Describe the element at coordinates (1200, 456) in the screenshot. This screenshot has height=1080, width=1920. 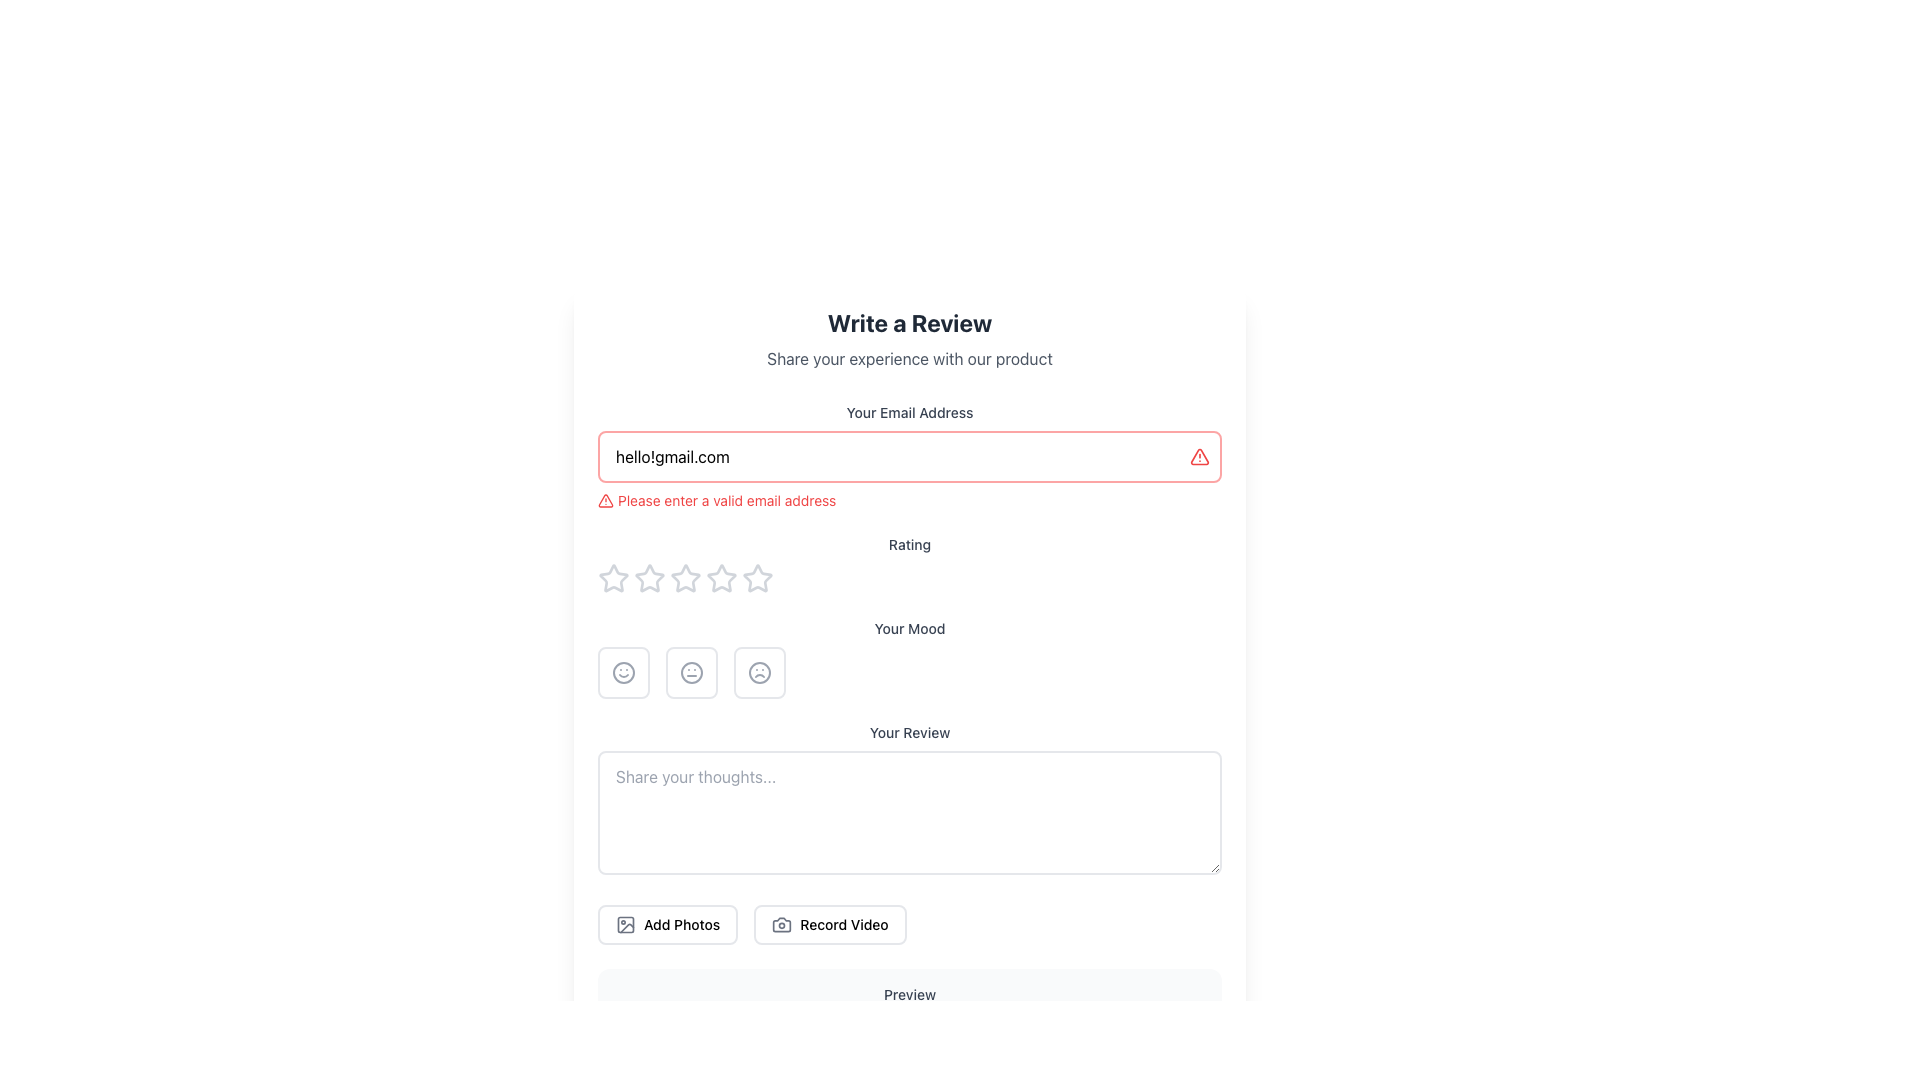
I see `the error alert icon located below the email input box, which indicates an error related to the user's input, specifically for validating the email address` at that location.